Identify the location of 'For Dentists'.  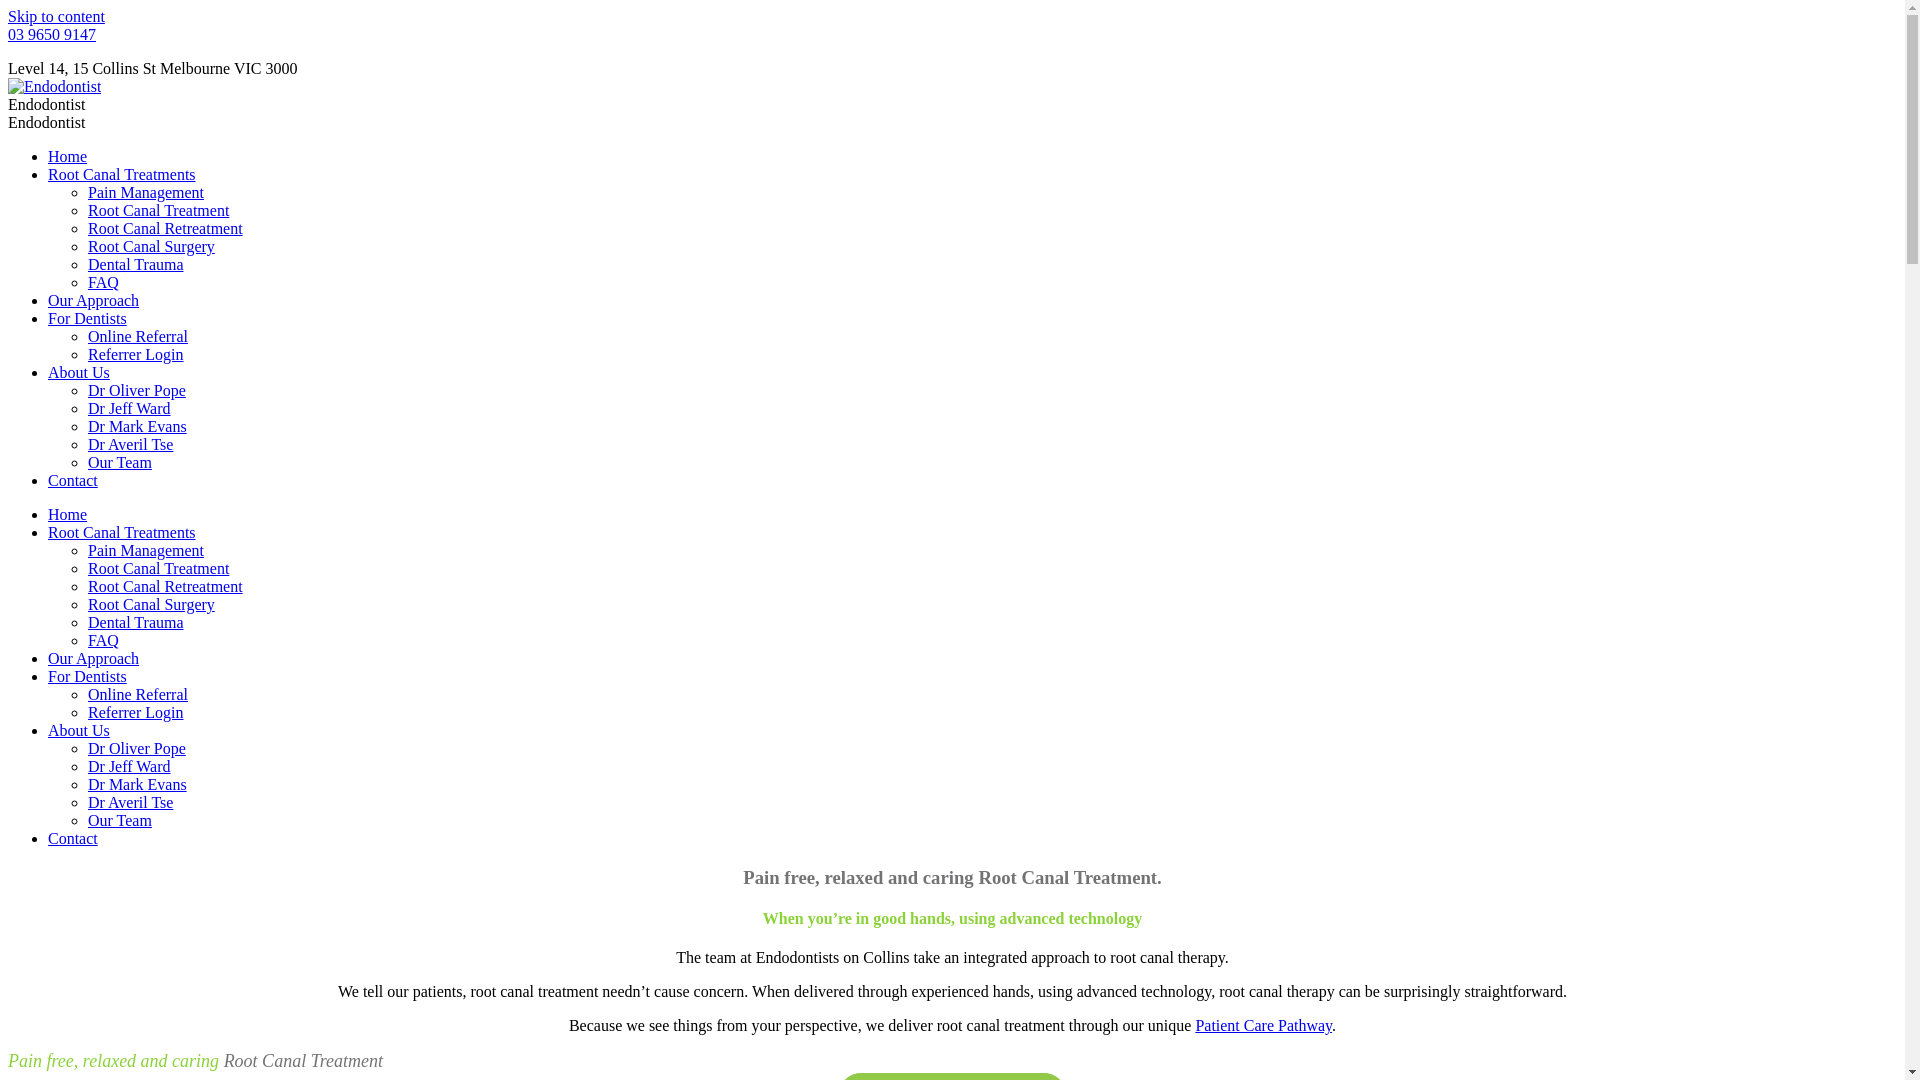
(86, 317).